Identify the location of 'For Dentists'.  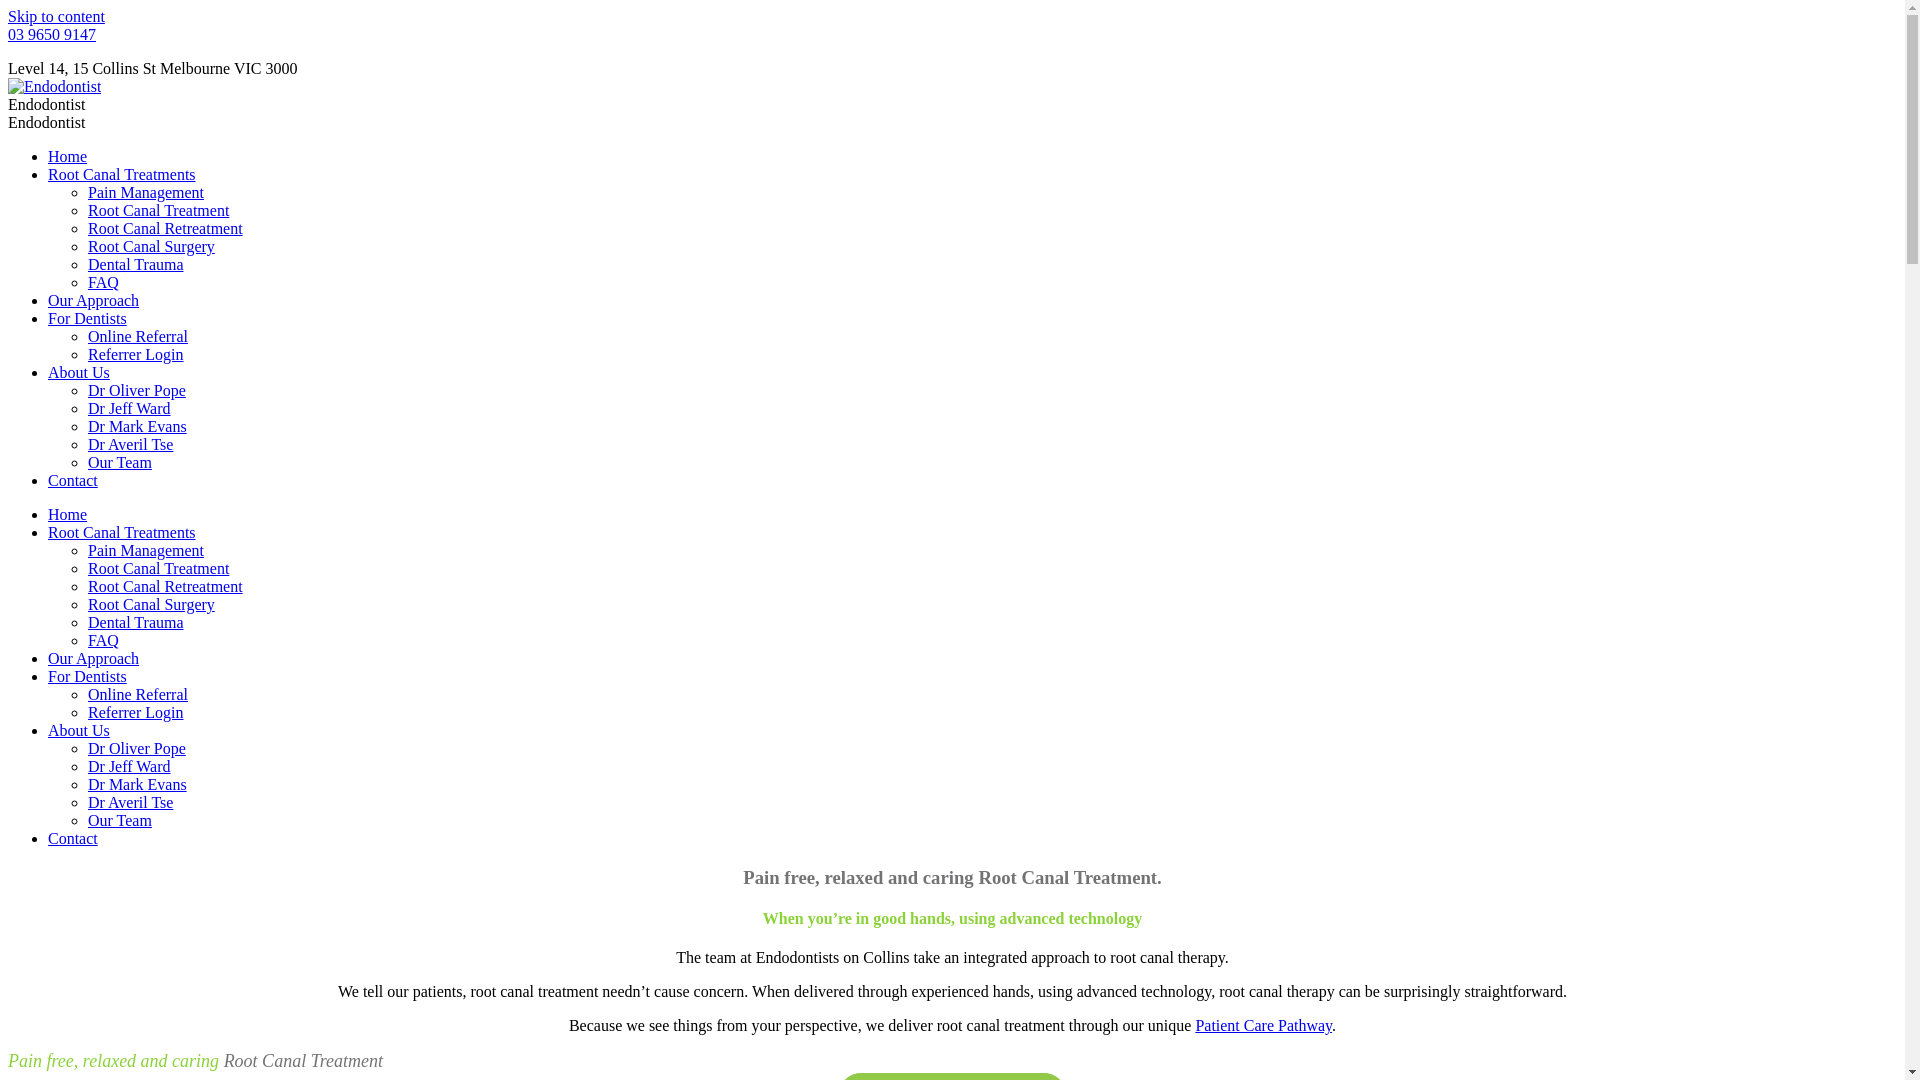
(86, 317).